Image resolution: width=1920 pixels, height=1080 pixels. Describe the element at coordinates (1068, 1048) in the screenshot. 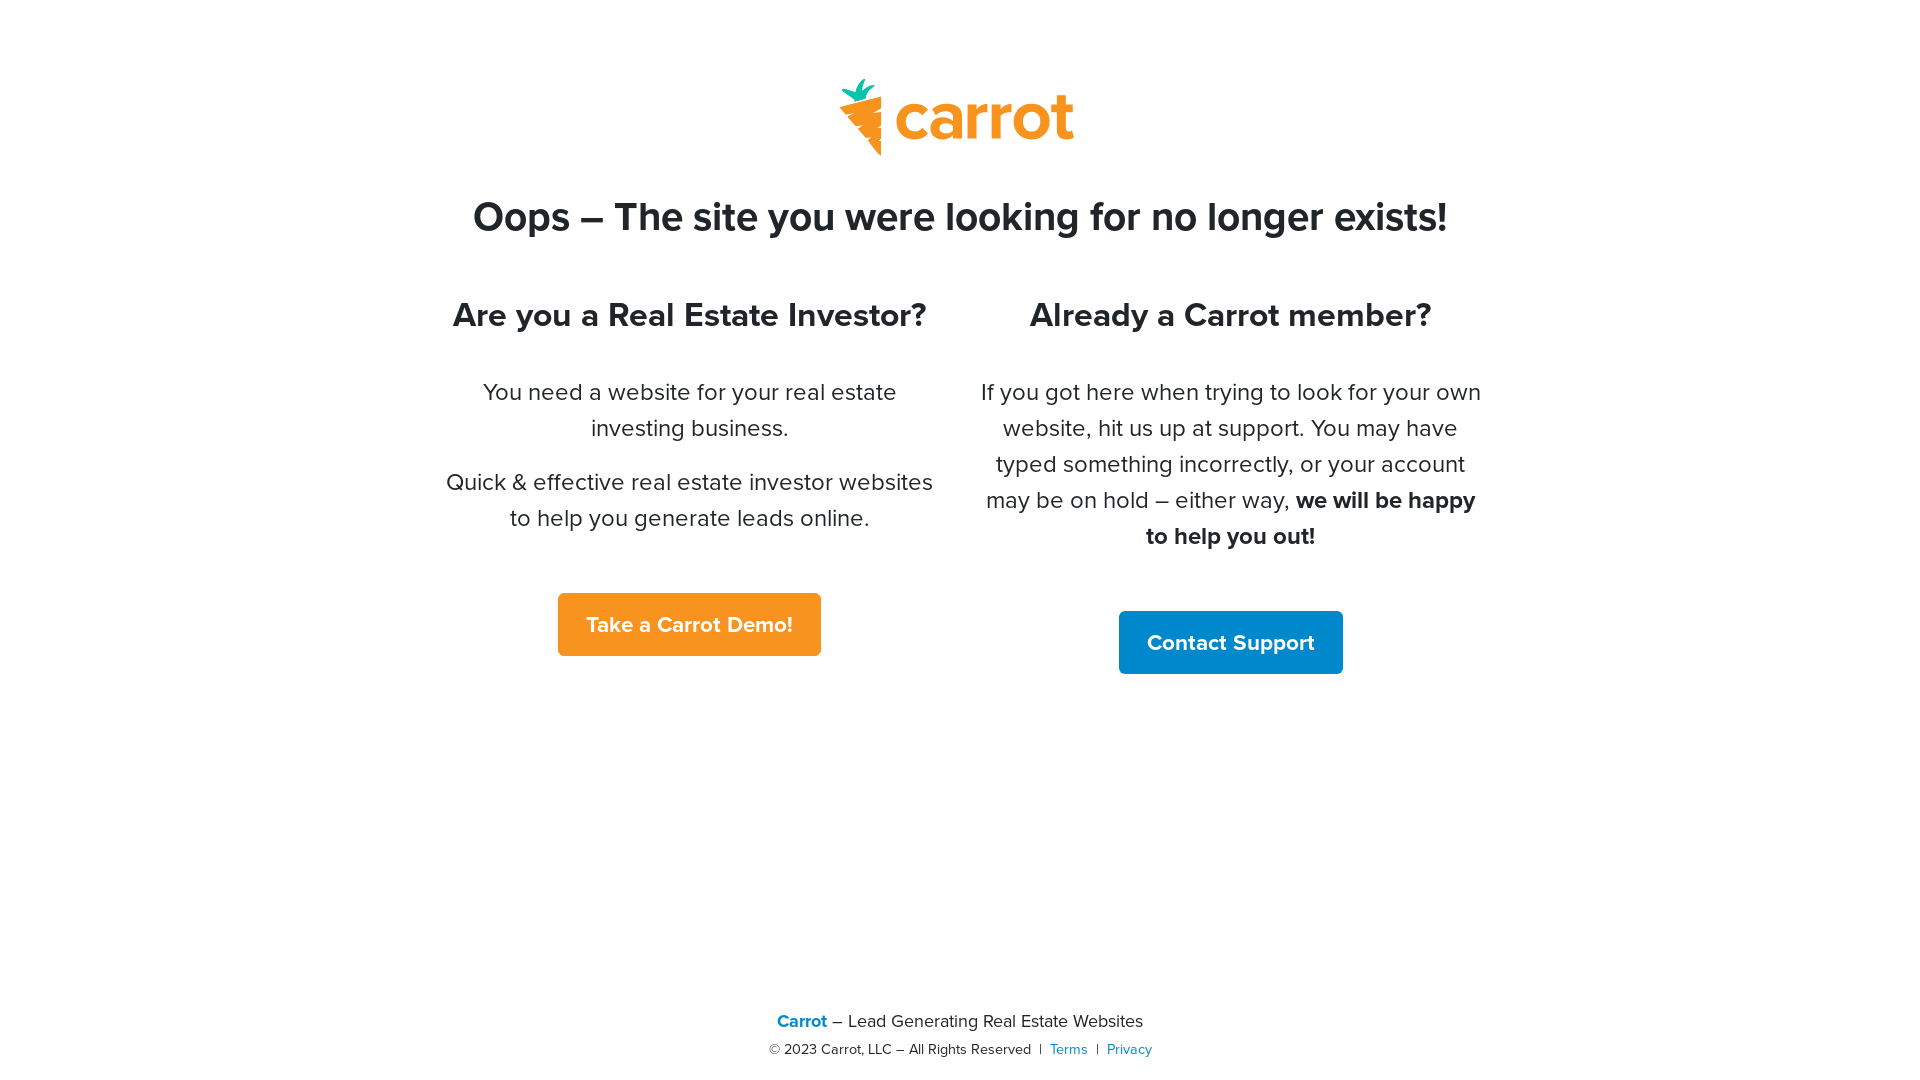

I see `'Terms'` at that location.